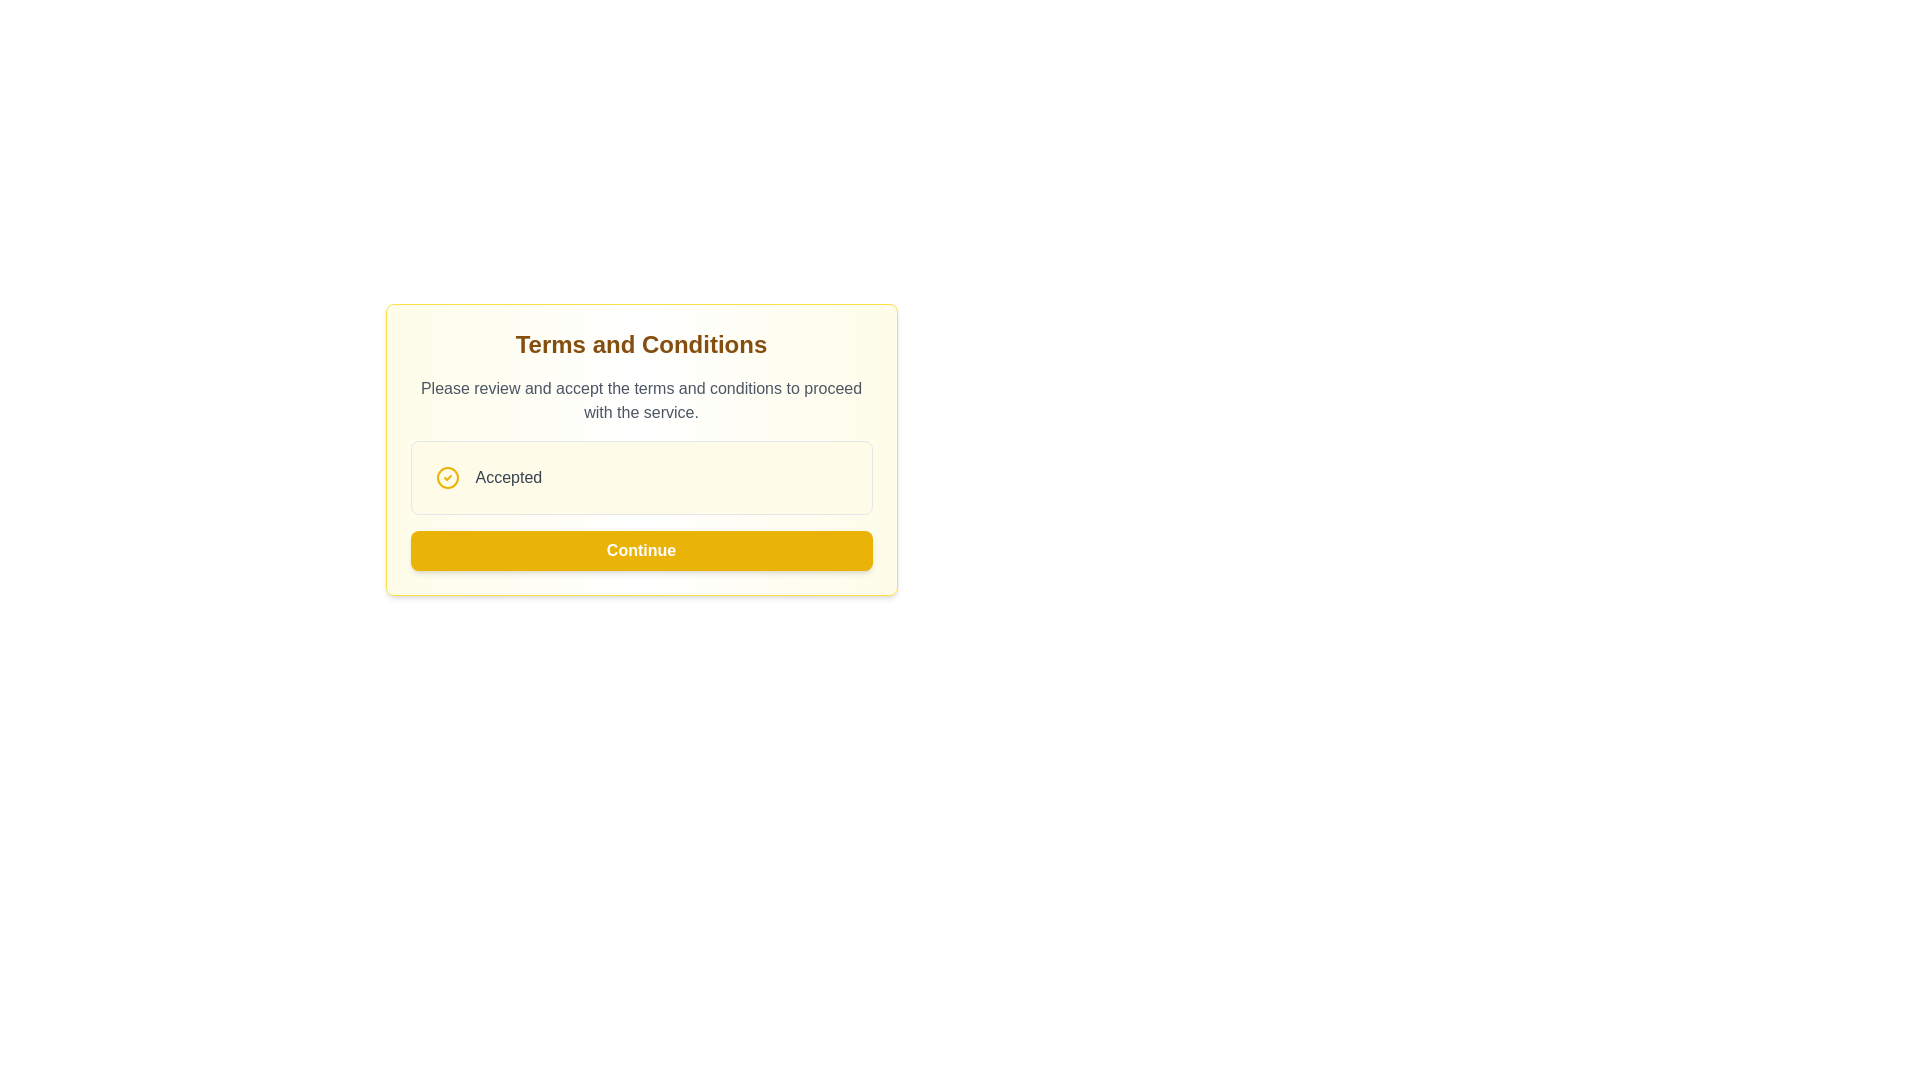 This screenshot has width=1920, height=1080. What do you see at coordinates (446, 478) in the screenshot?
I see `the circular SVG graphic of the 'Accepted' checkbox in the Terms and Conditions agreement interface` at bounding box center [446, 478].